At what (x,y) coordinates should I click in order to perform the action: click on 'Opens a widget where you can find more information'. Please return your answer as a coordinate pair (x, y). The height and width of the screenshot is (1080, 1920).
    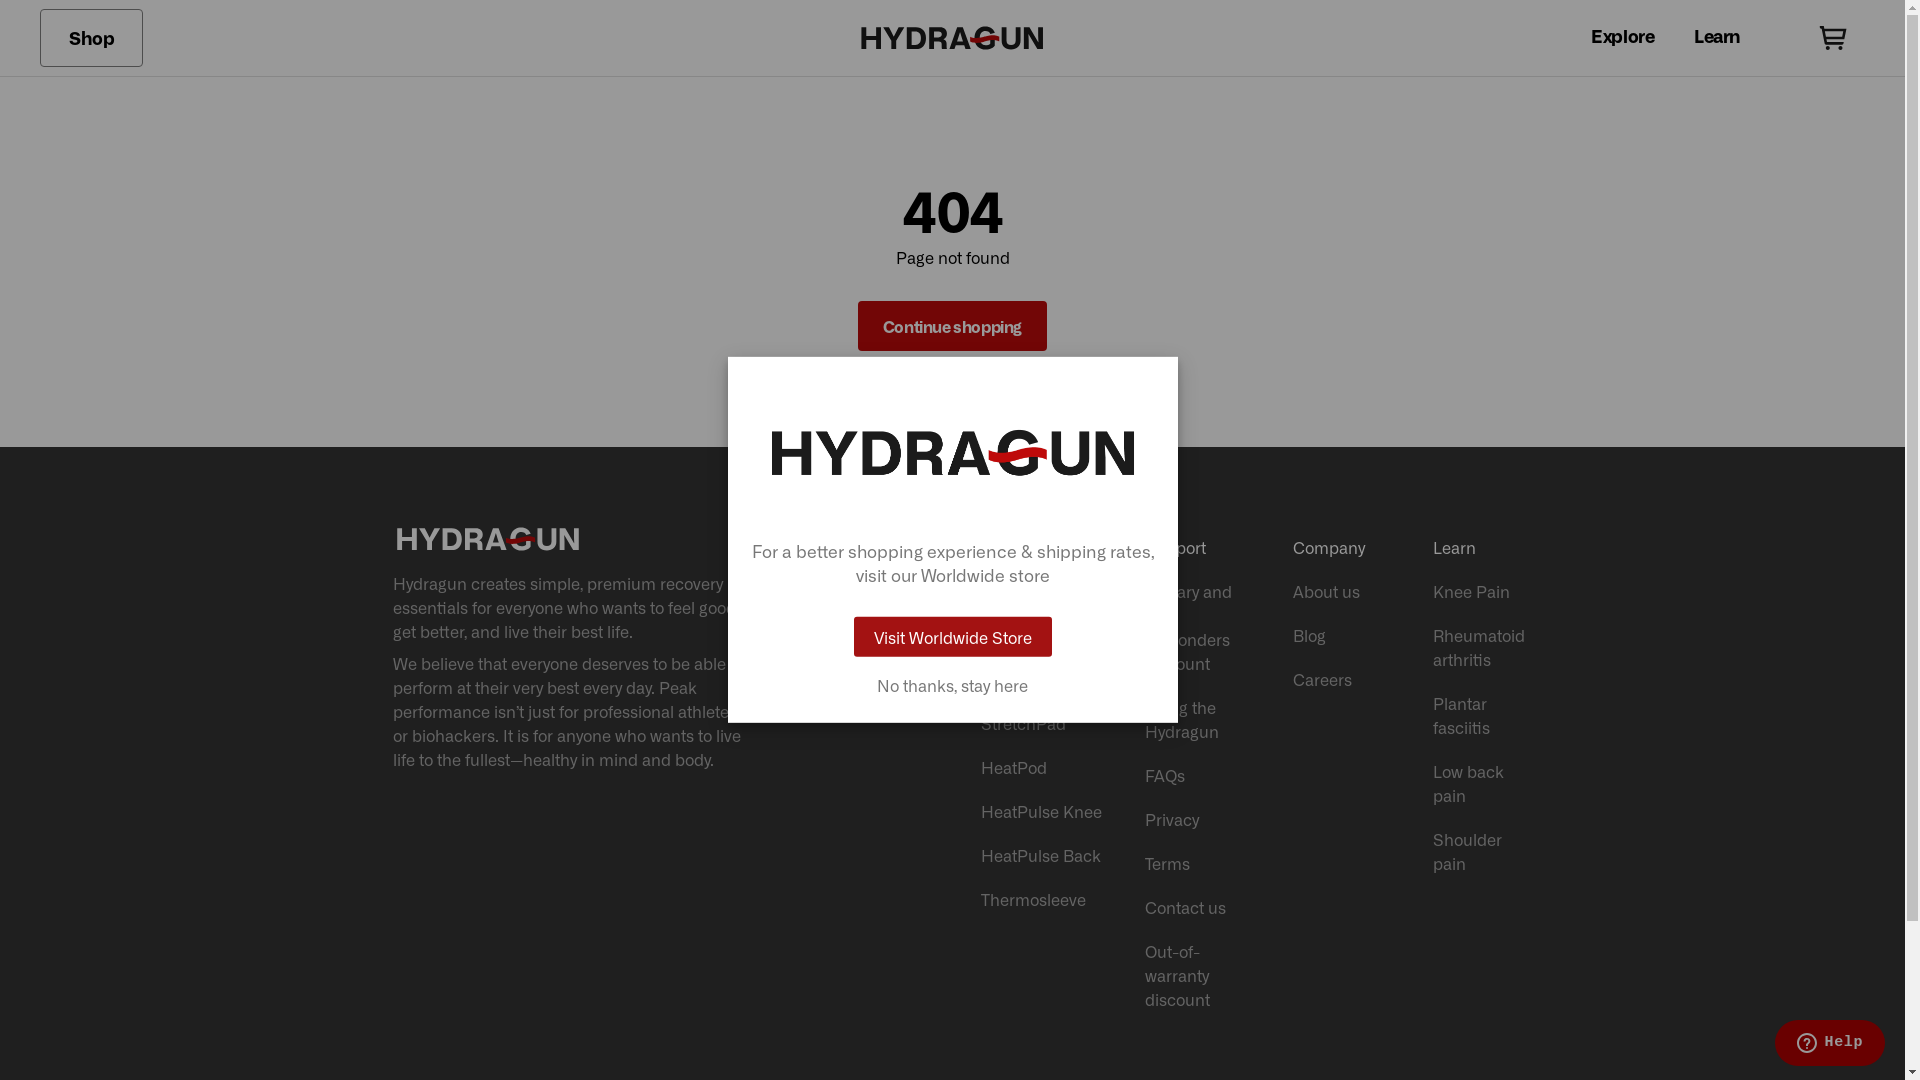
    Looking at the image, I should click on (1829, 1044).